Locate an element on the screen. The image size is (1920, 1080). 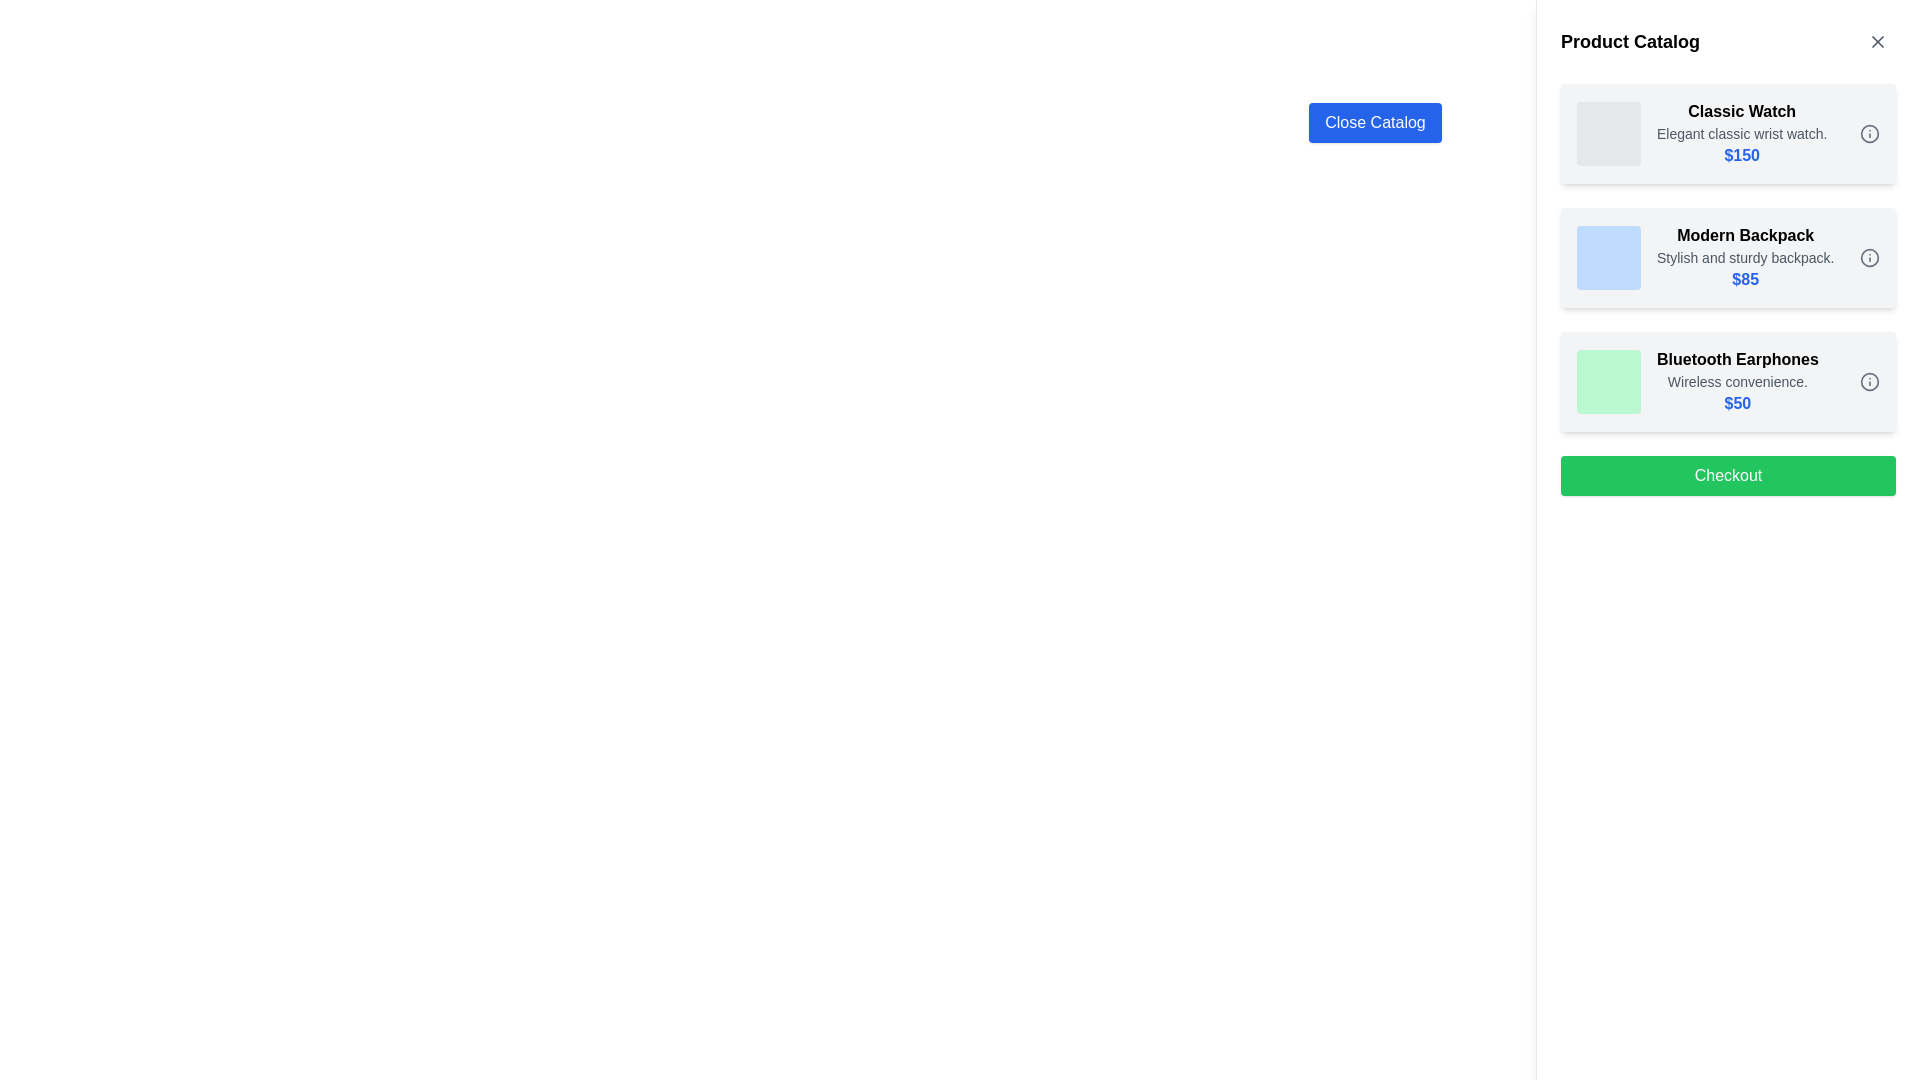
the static text displaying the name of the third product item in the right-hand product catalog section is located at coordinates (1736, 358).